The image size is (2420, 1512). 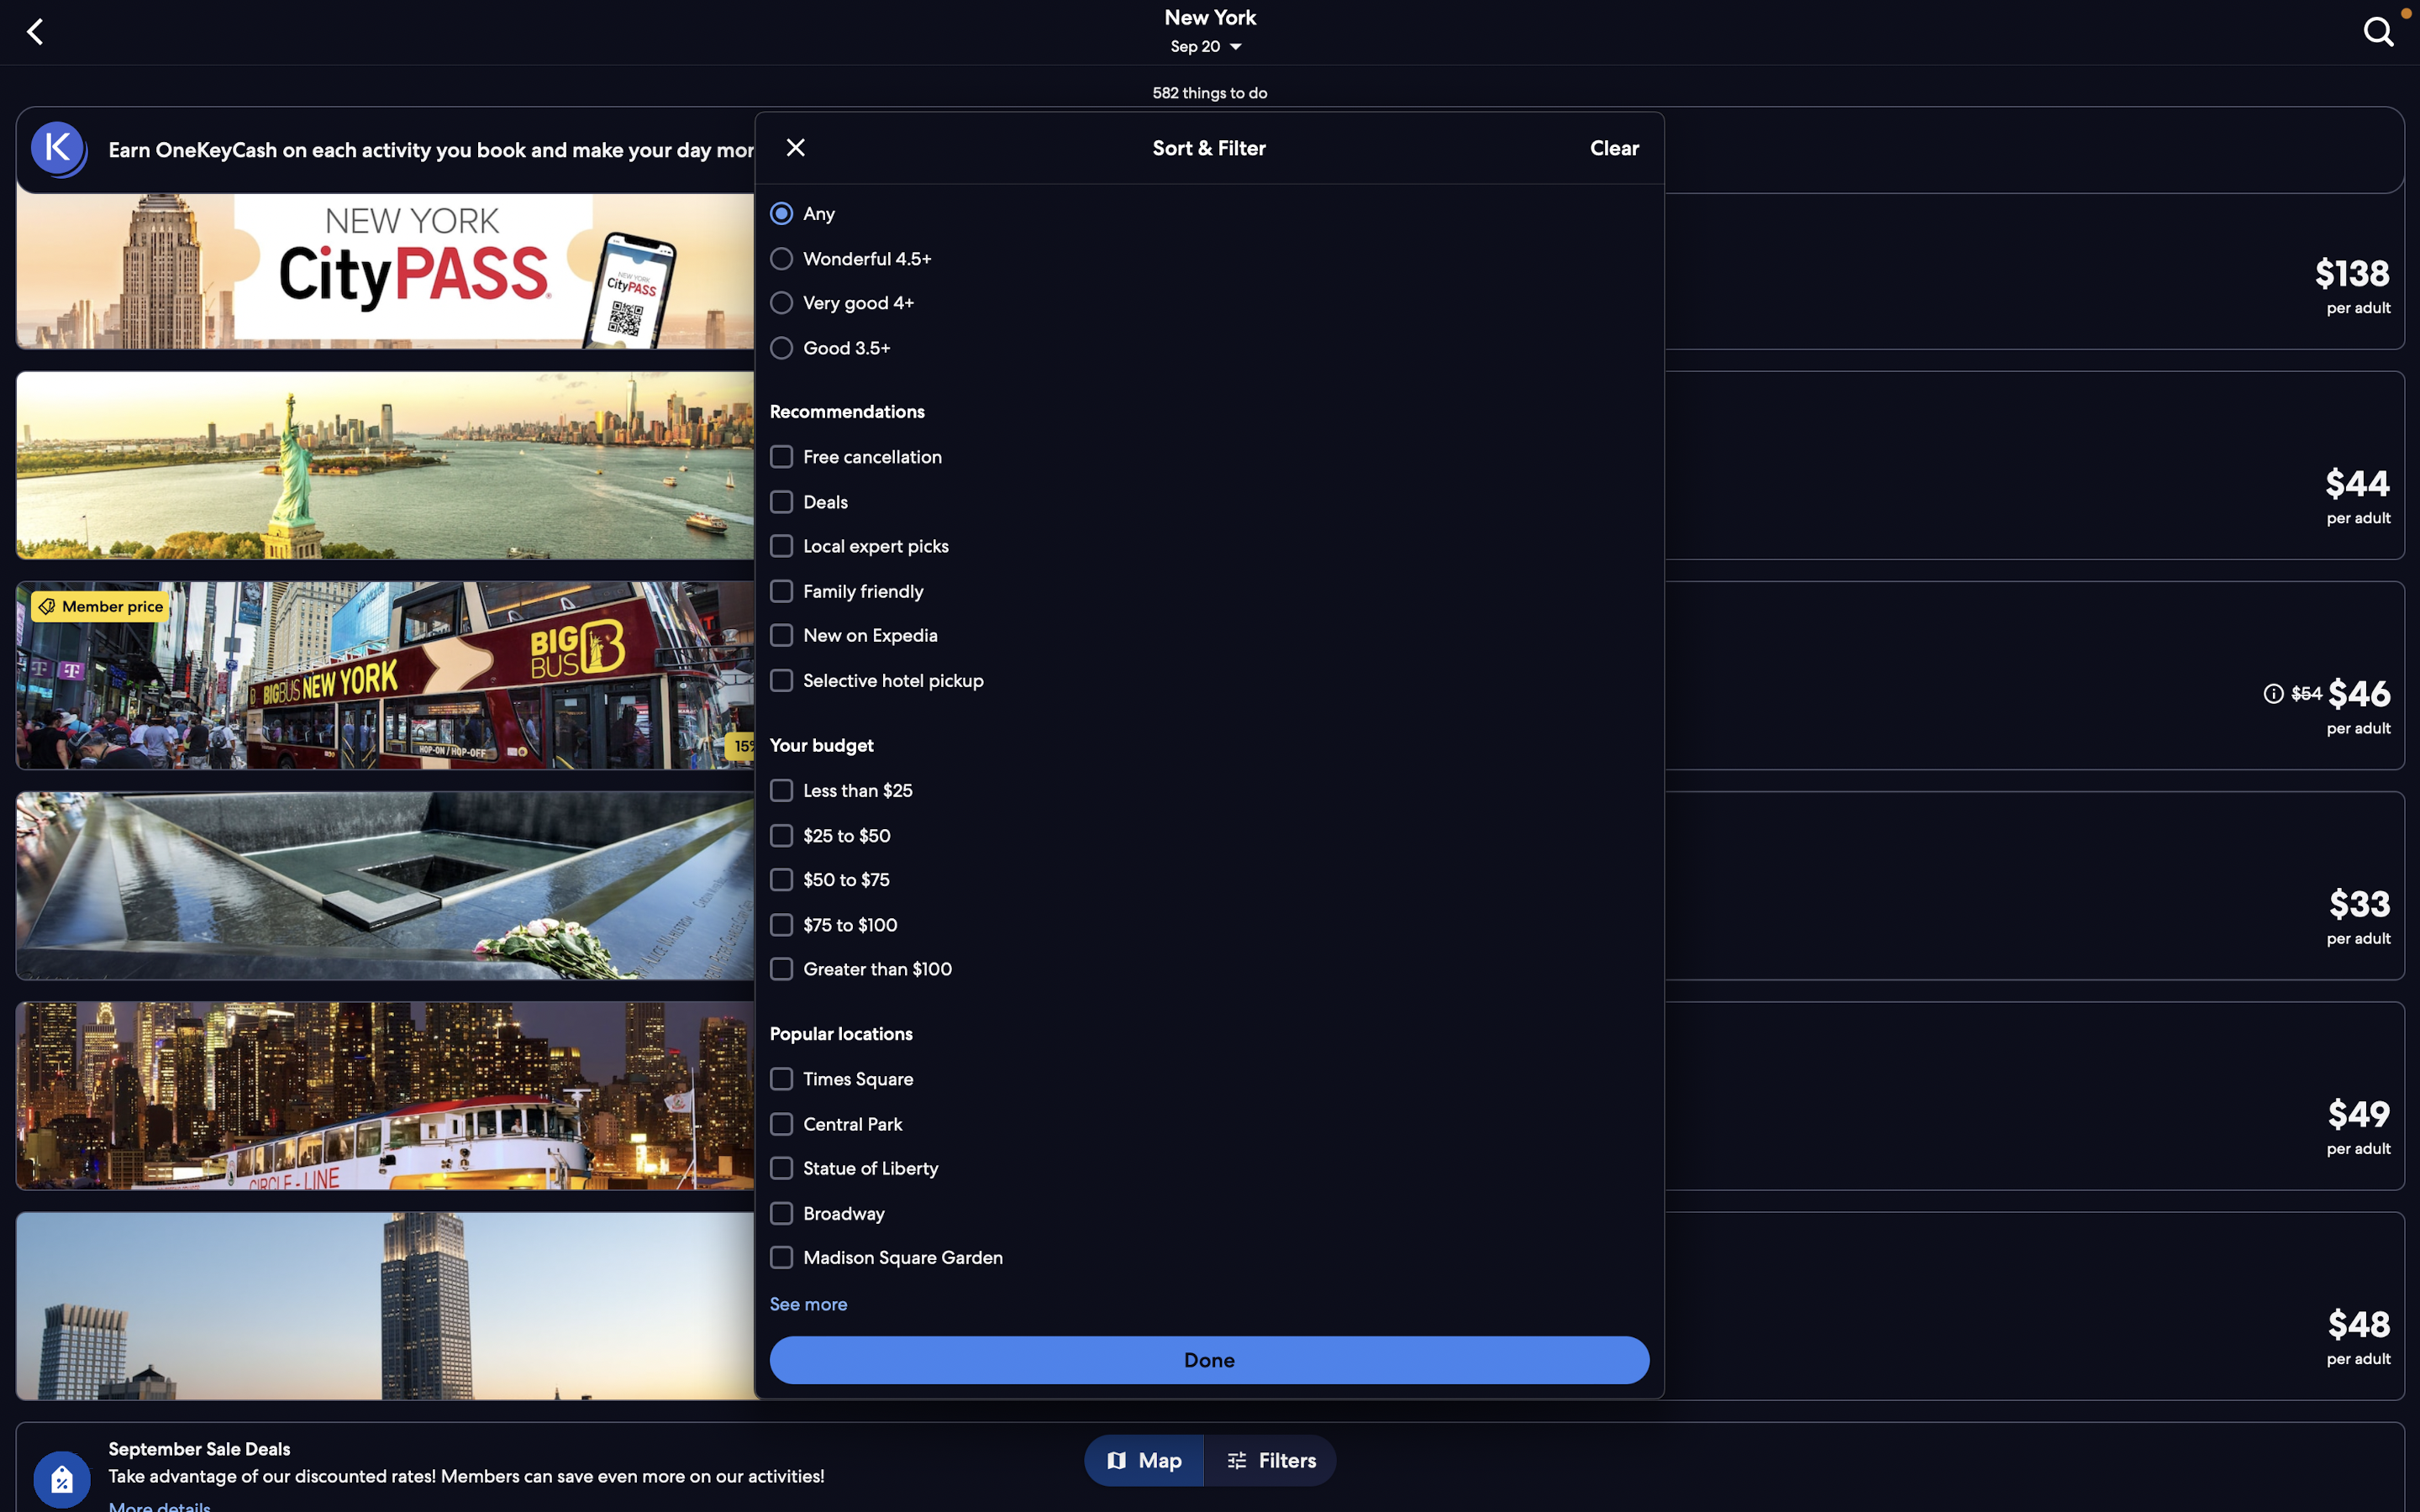 What do you see at coordinates (1210, 678) in the screenshot?
I see `Go to the "select hotel pickup" and "more than 100" options and select them` at bounding box center [1210, 678].